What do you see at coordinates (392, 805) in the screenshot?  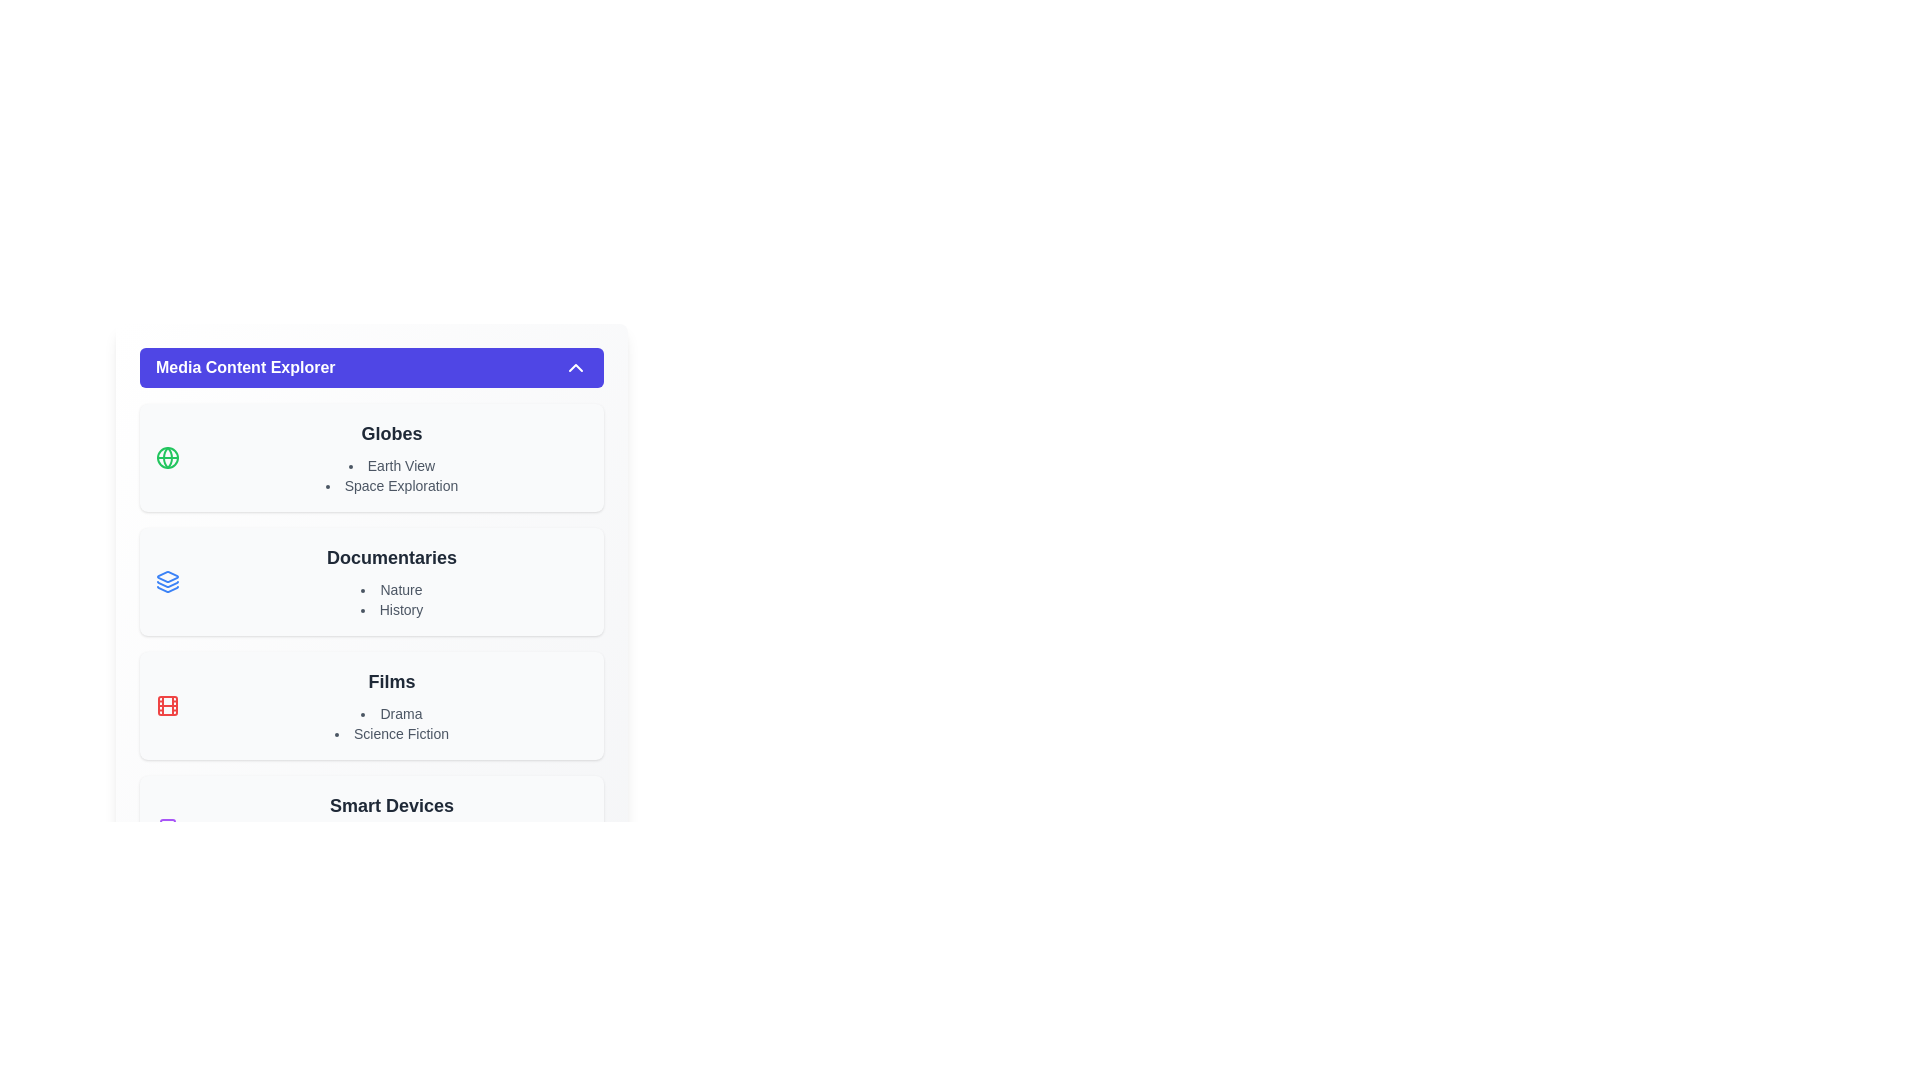 I see `the text label that displays 'Smart Devices', which is styled in bold dark gray on a light background and positioned centrally above 'Tablets' and 'Watches'` at bounding box center [392, 805].